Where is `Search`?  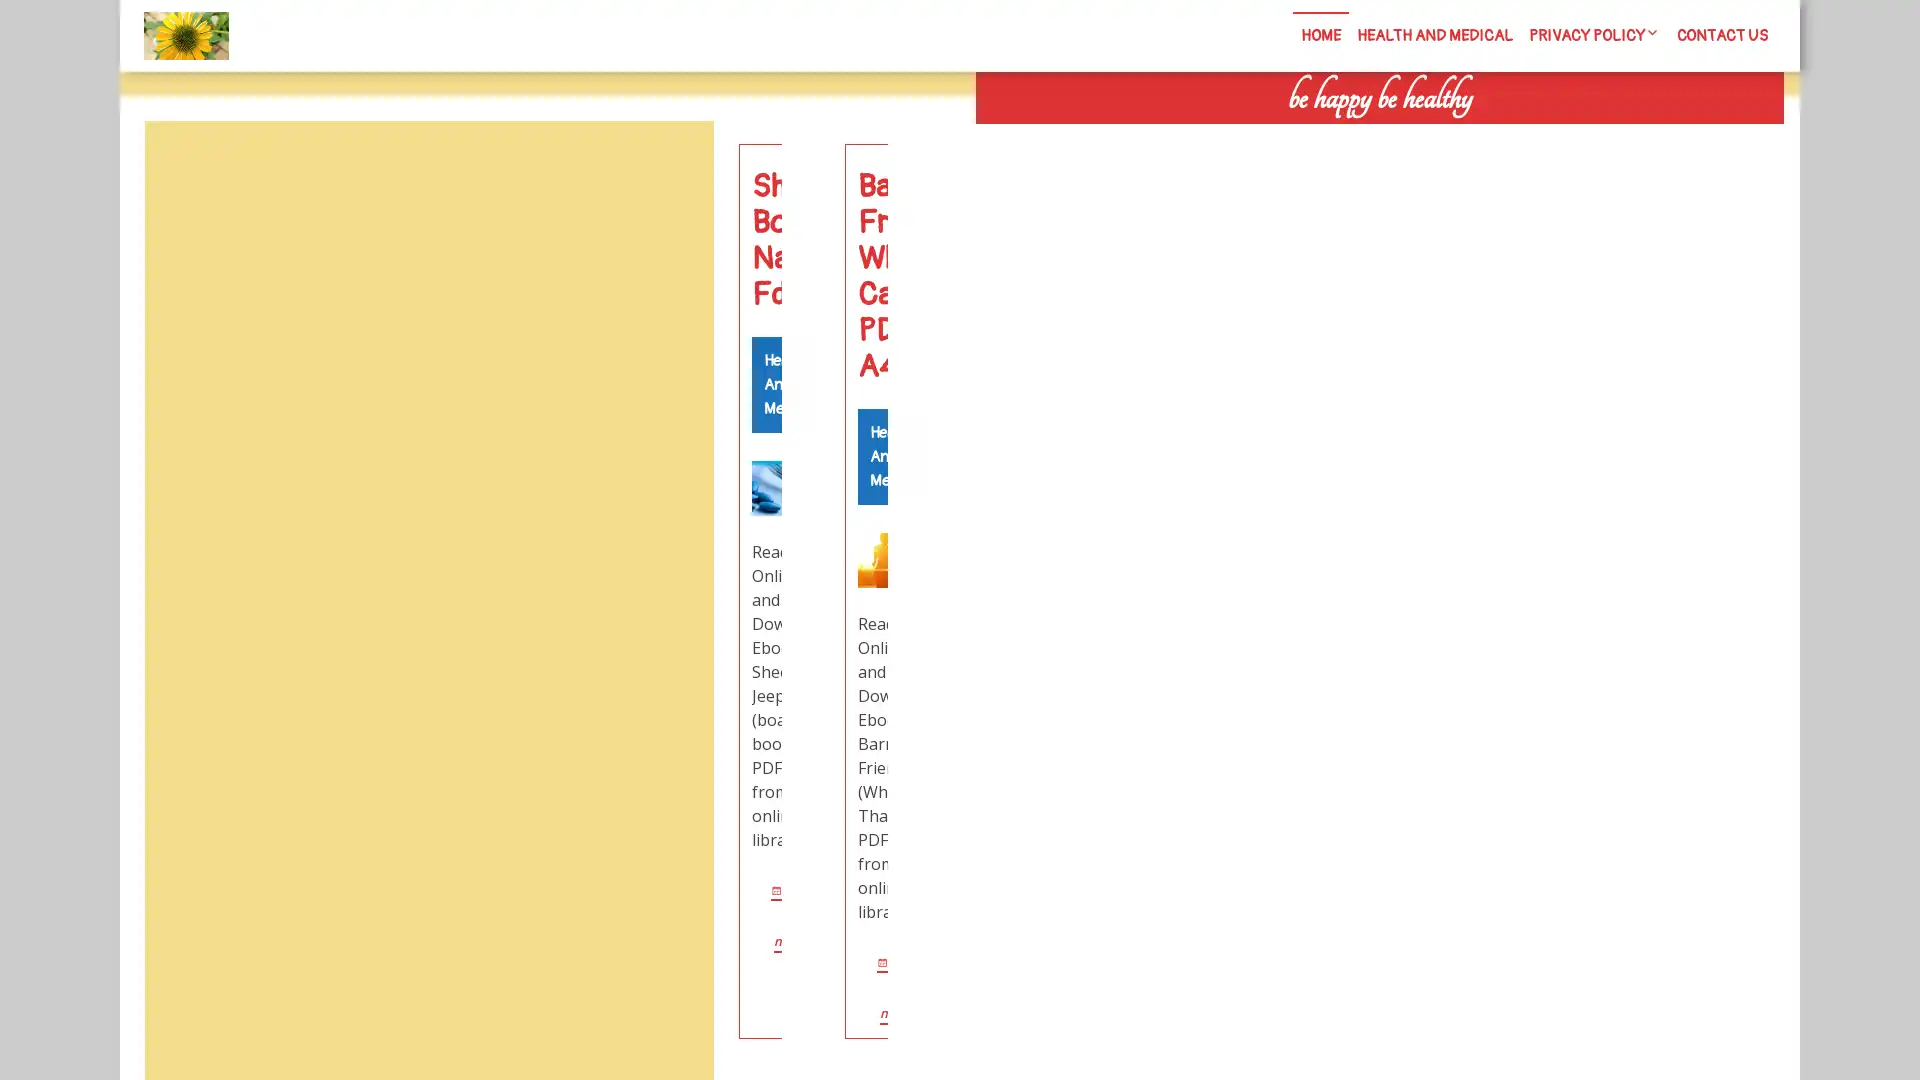 Search is located at coordinates (667, 168).